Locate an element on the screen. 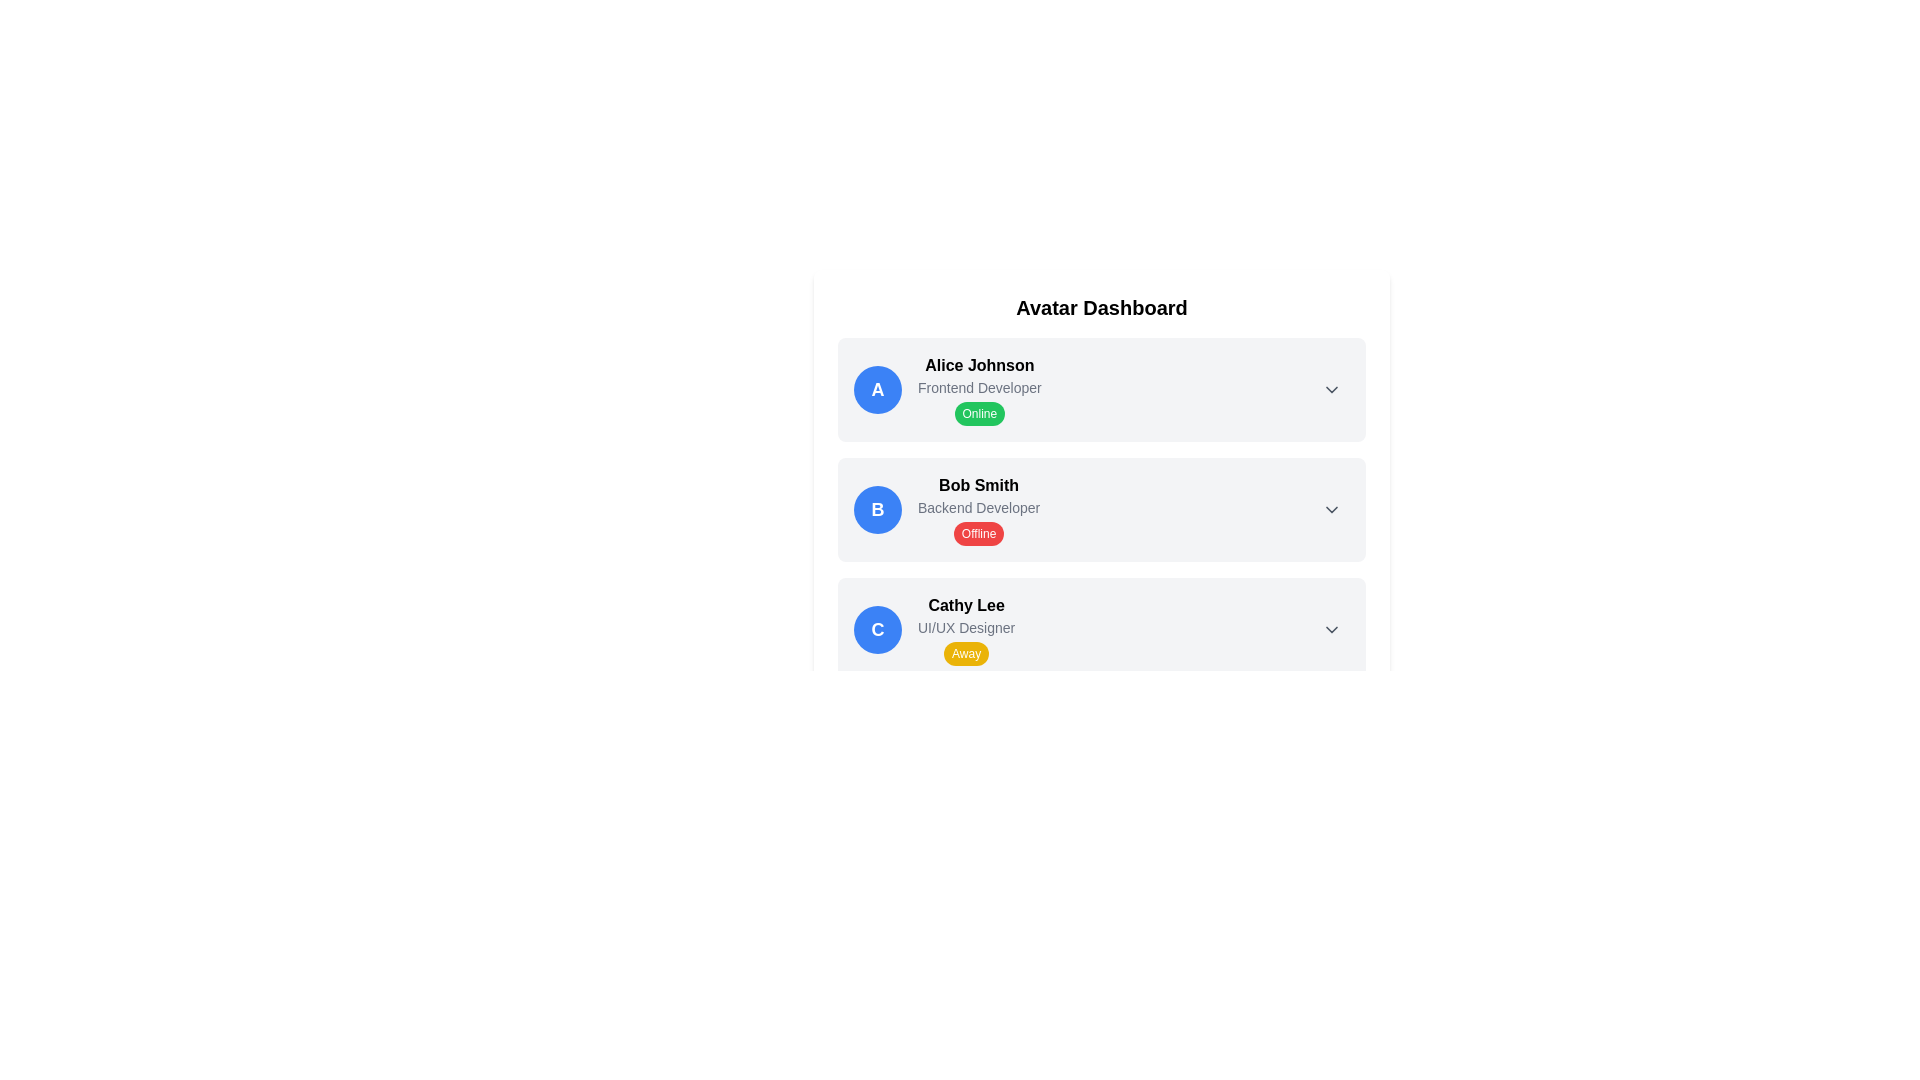 Image resolution: width=1920 pixels, height=1080 pixels. the user profile card for 'Bob Smith', which is the second card in a vertically stacked list, providing details such as job title and status is located at coordinates (1101, 508).